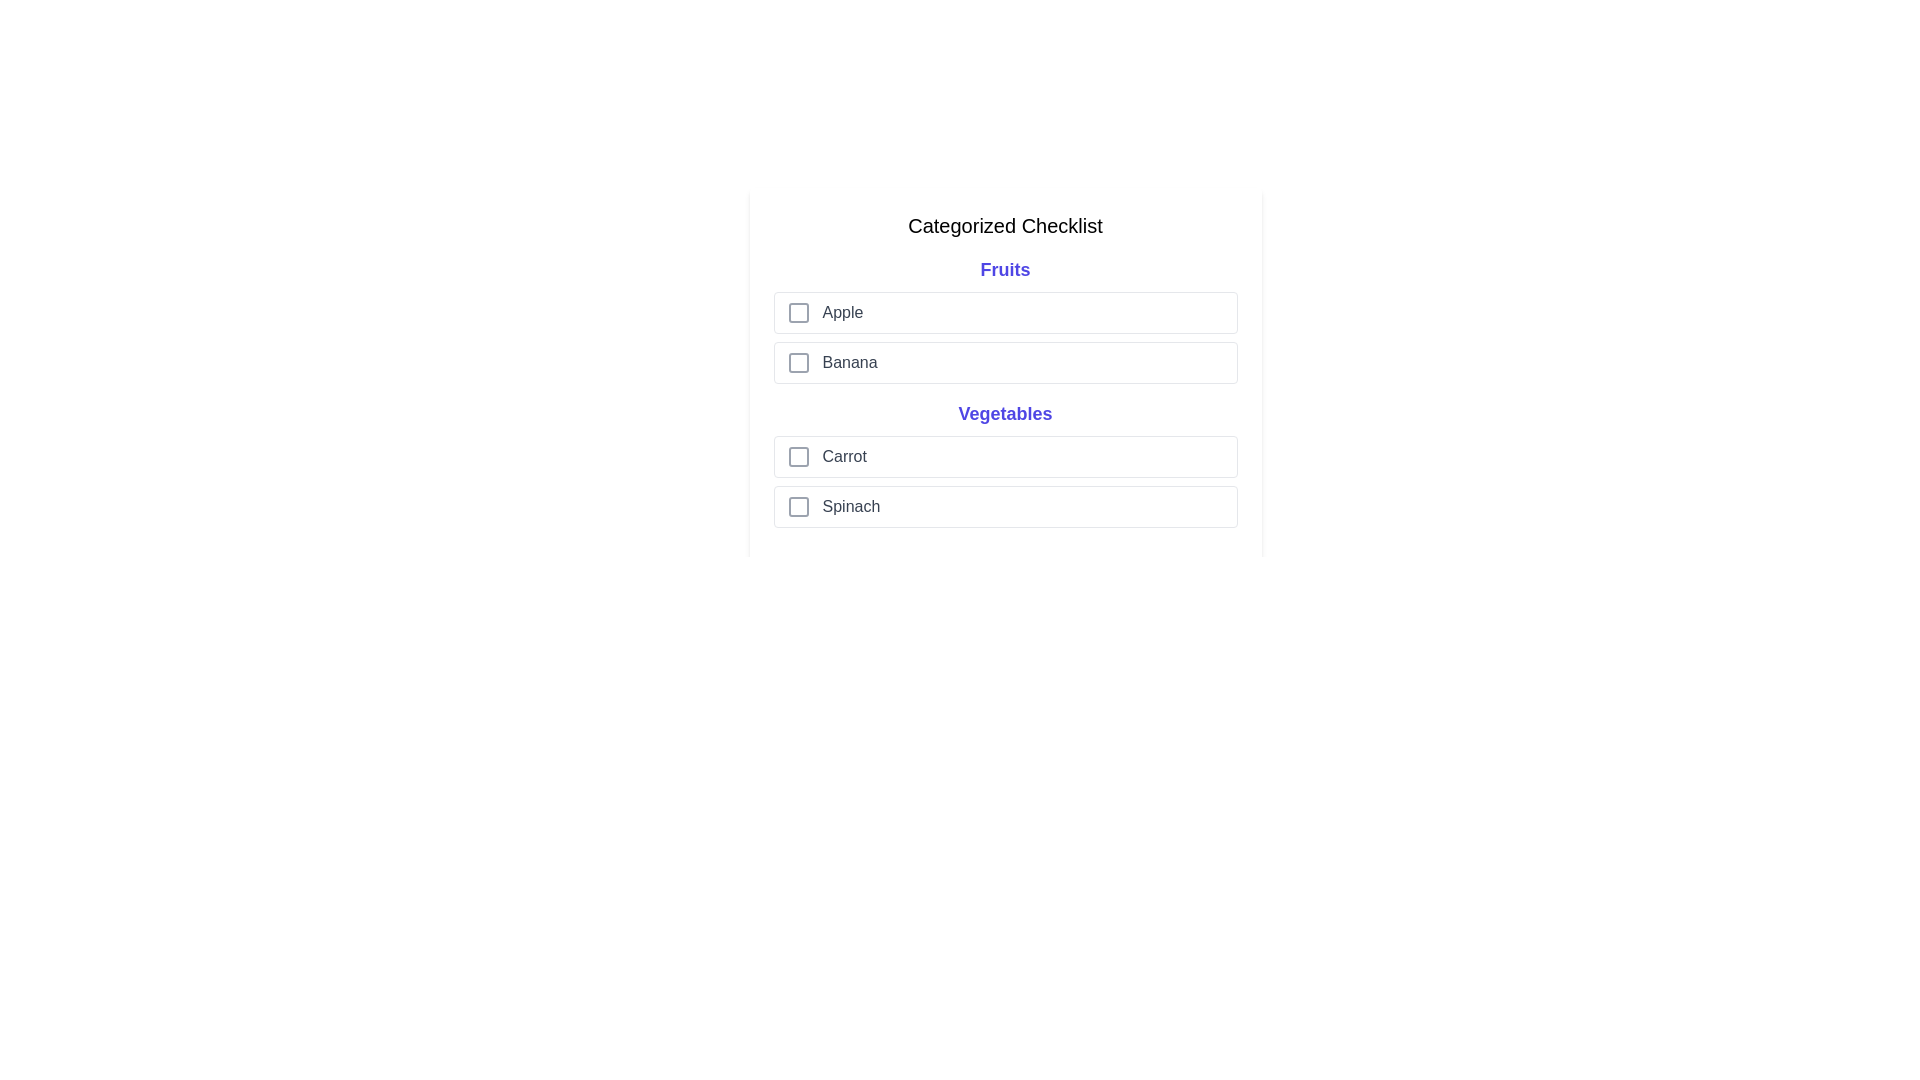 The height and width of the screenshot is (1080, 1920). I want to click on the checkbox element styled as a square icon with a gray border, located to the left of the 'Spinach' text label in the checklist interface, so click(797, 505).